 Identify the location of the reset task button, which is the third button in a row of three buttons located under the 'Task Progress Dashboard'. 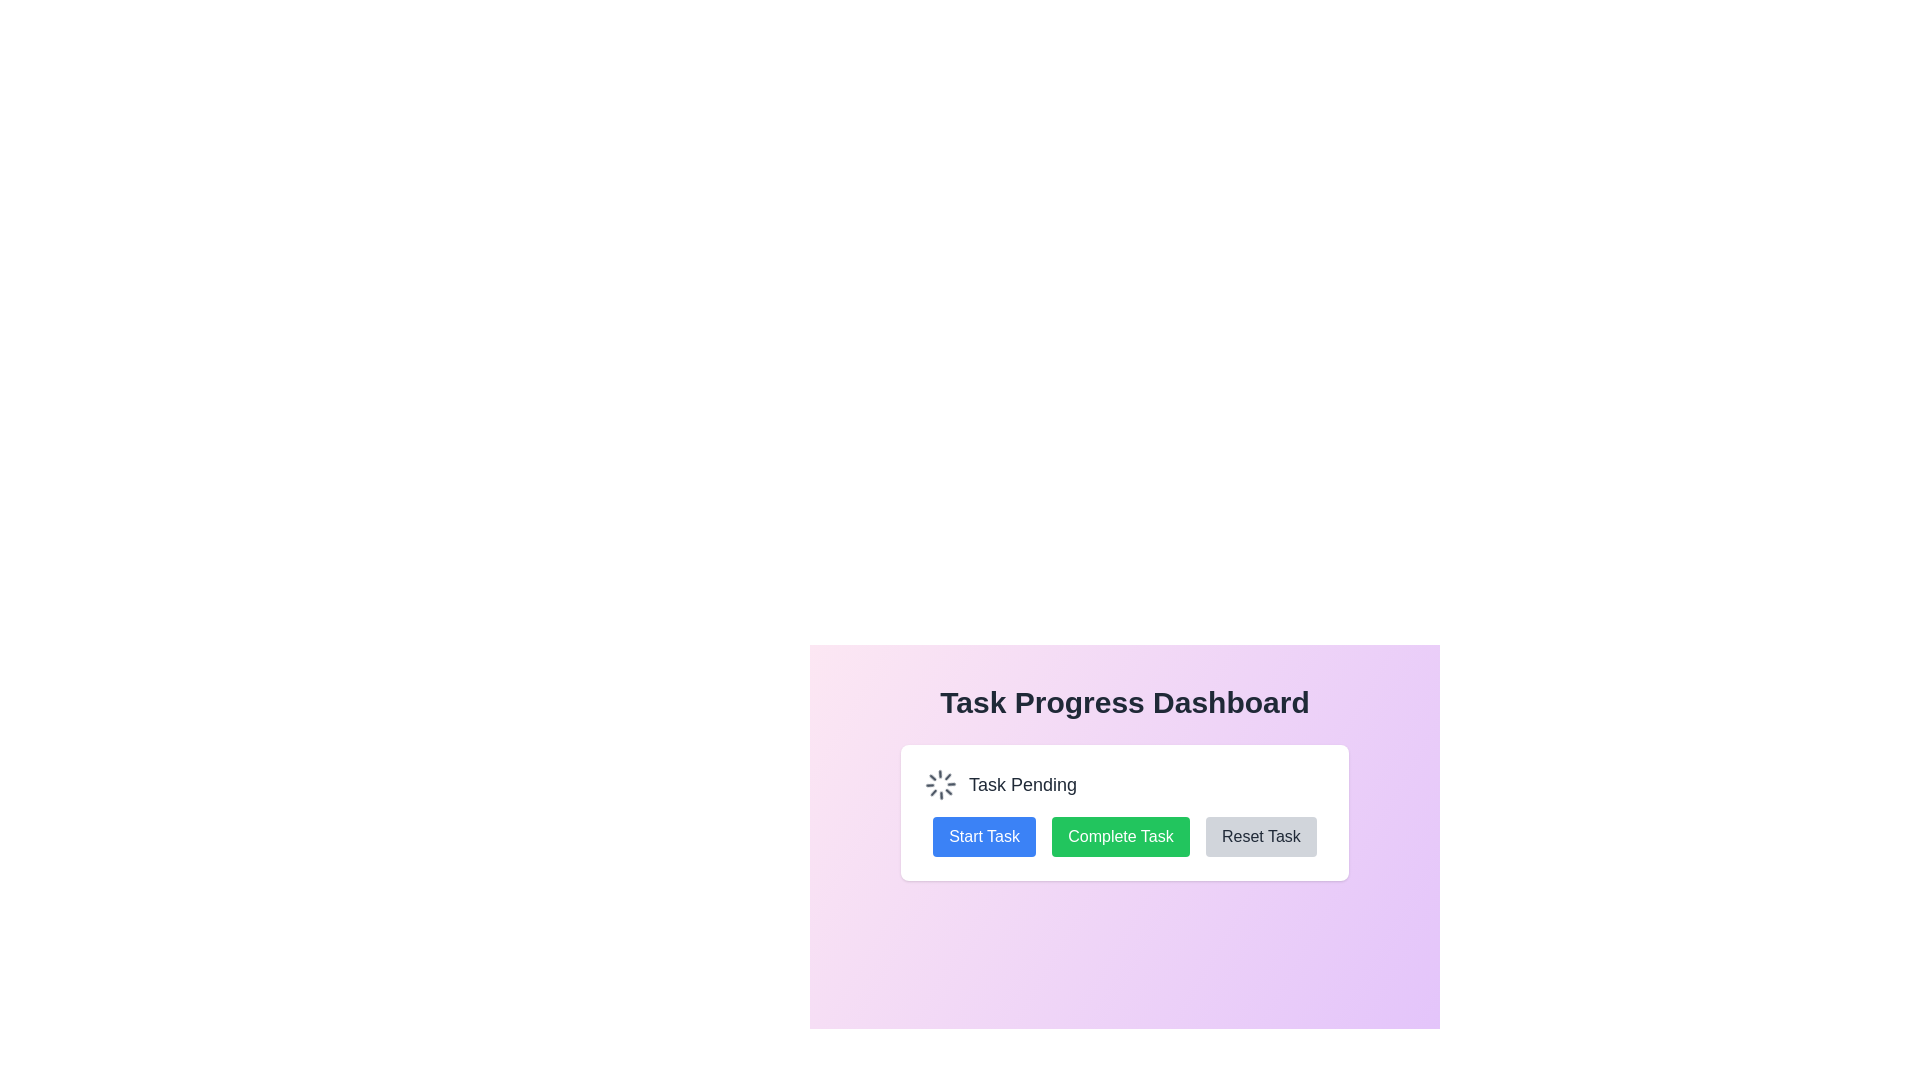
(1260, 837).